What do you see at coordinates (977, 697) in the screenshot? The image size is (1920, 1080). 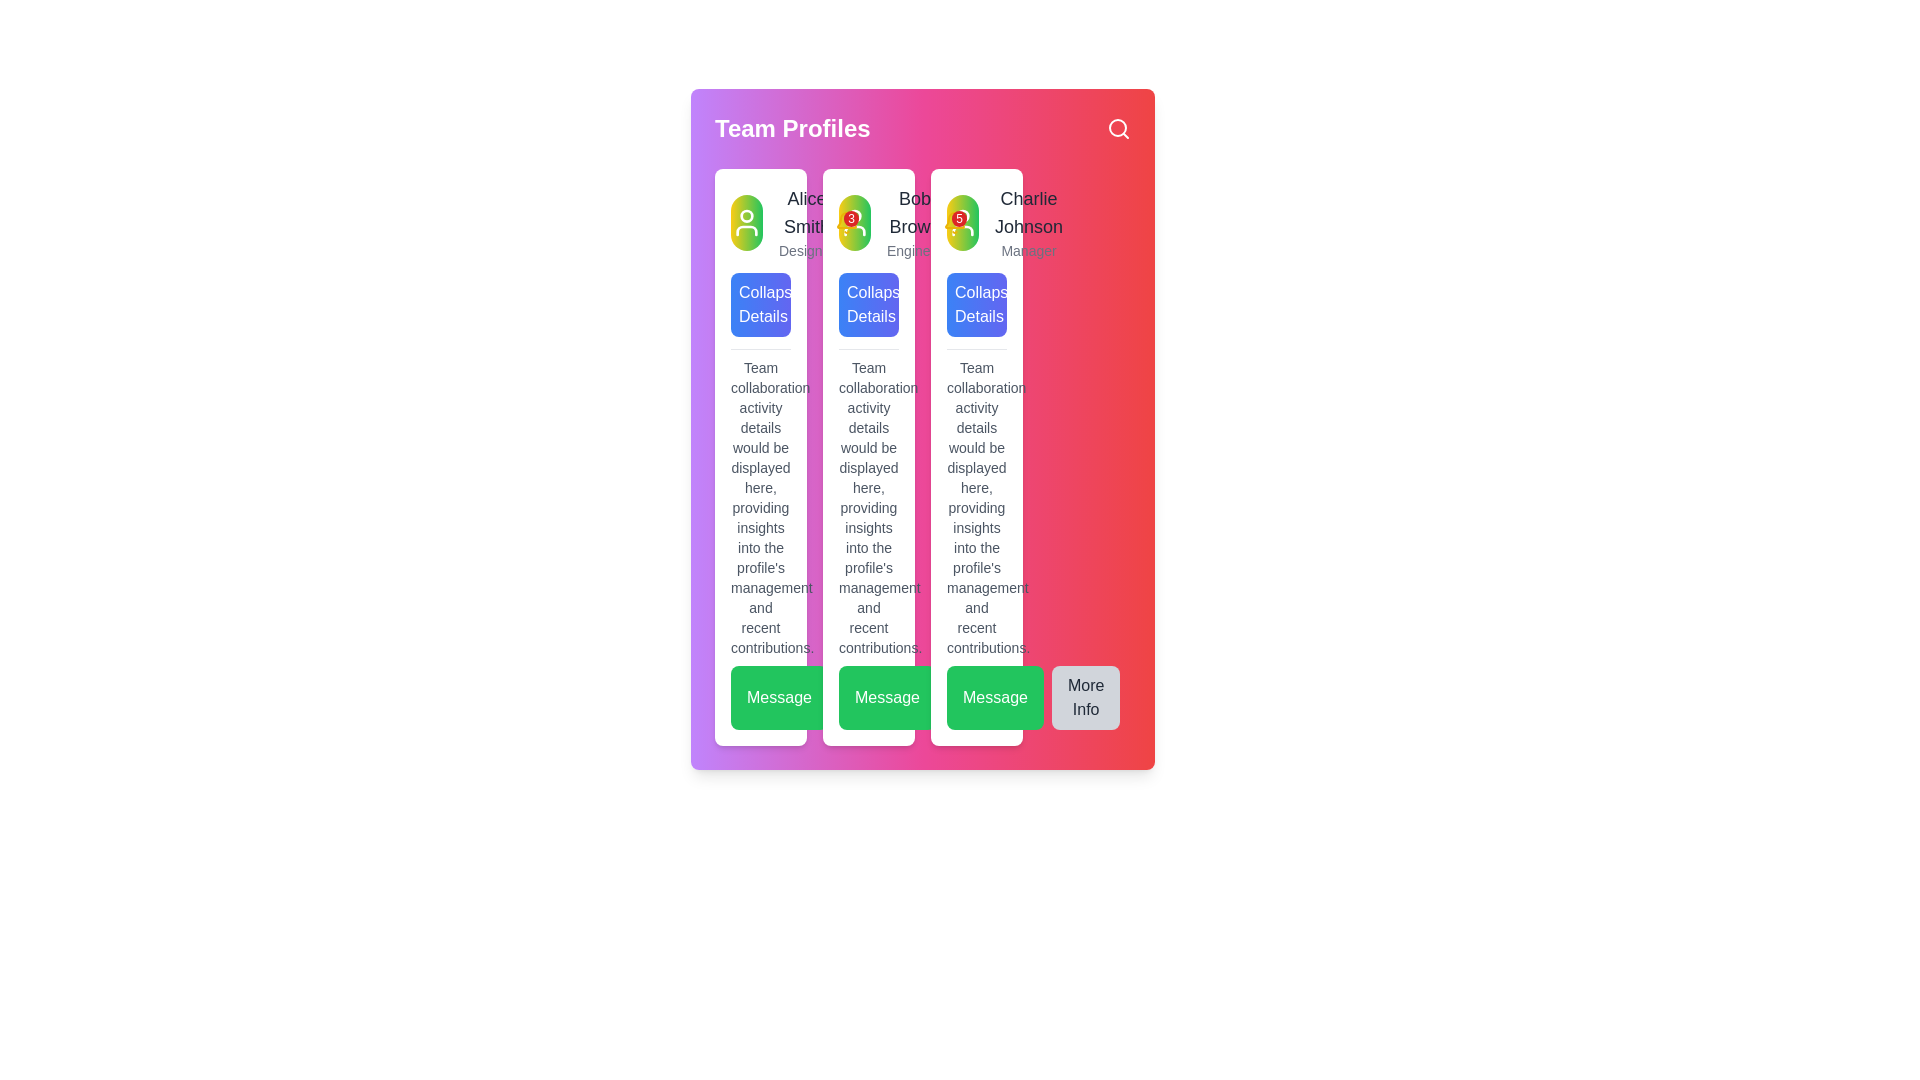 I see `the interactive button for sending a message related to the specific team member profile located in the third column, positioned at the bottom of the column` at bounding box center [977, 697].